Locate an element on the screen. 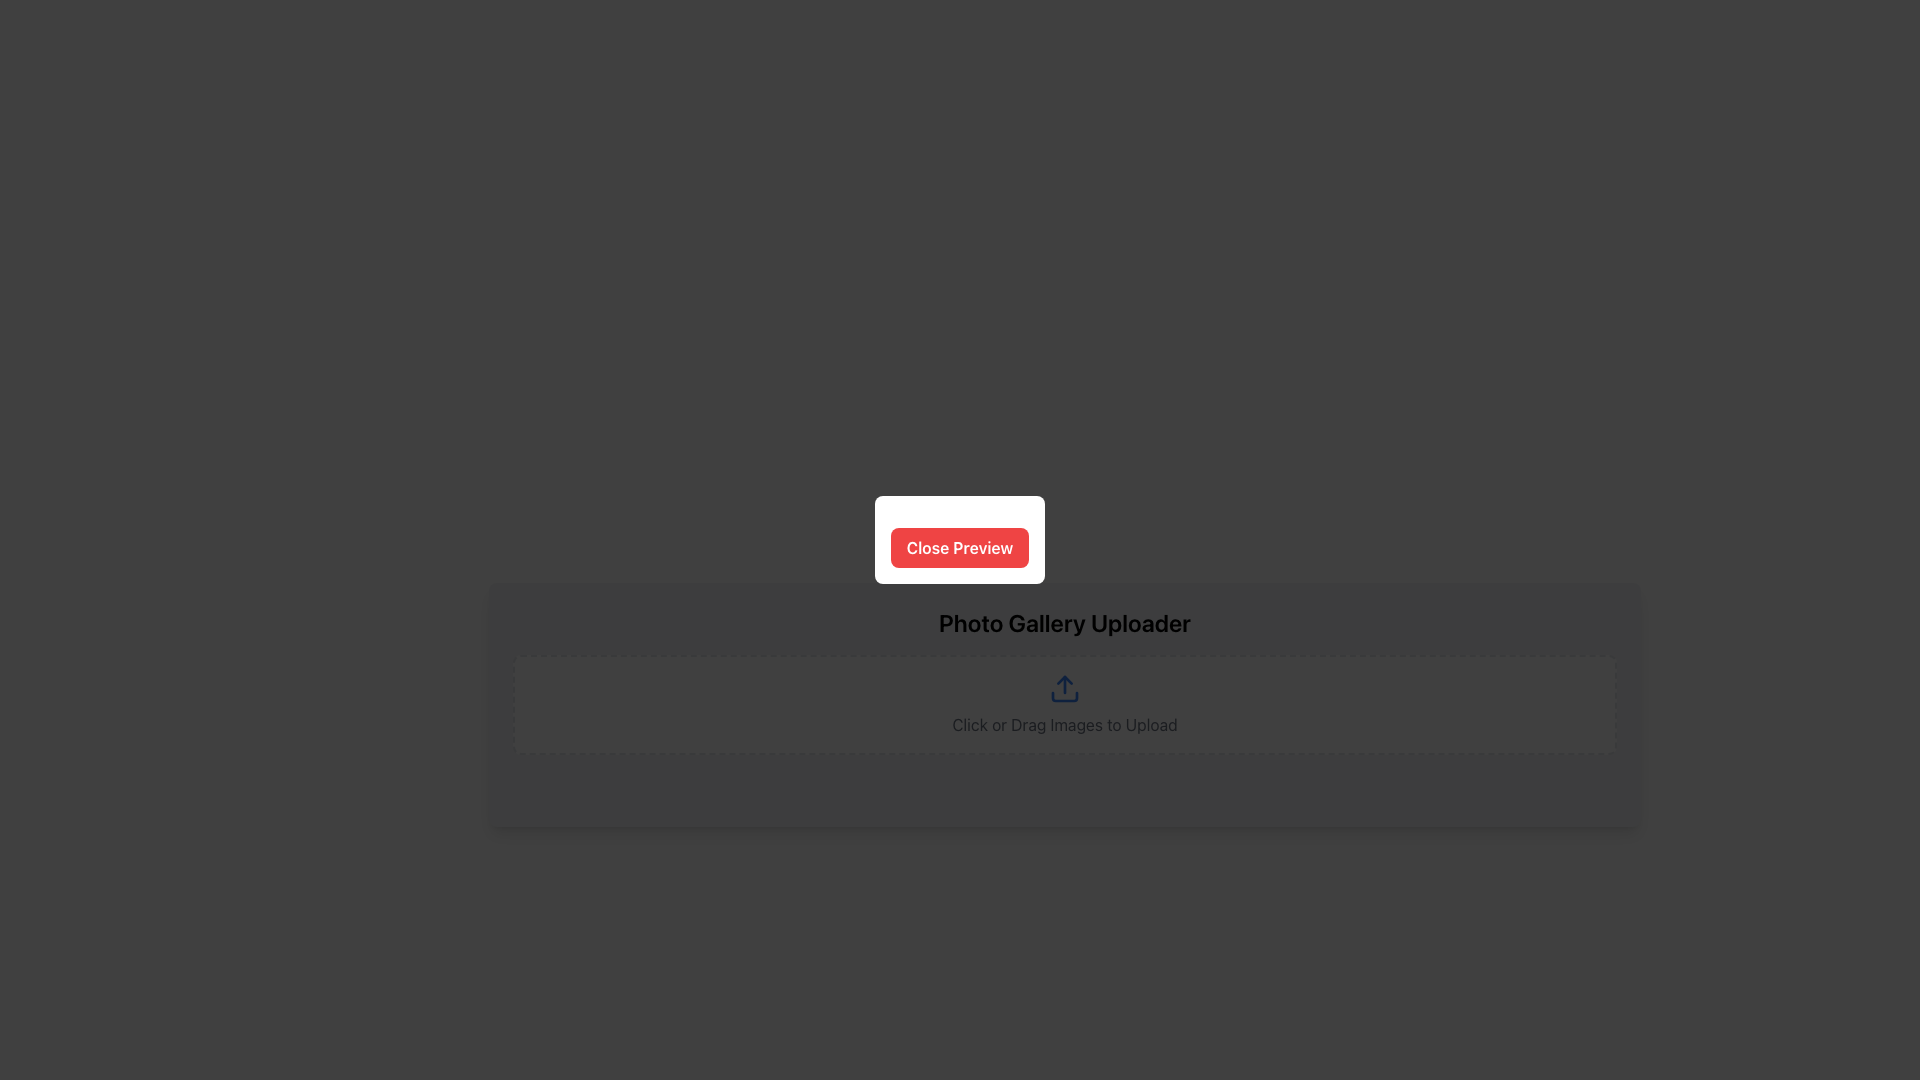 This screenshot has width=1920, height=1080. the close button located in the center area of the preview modal is located at coordinates (960, 547).